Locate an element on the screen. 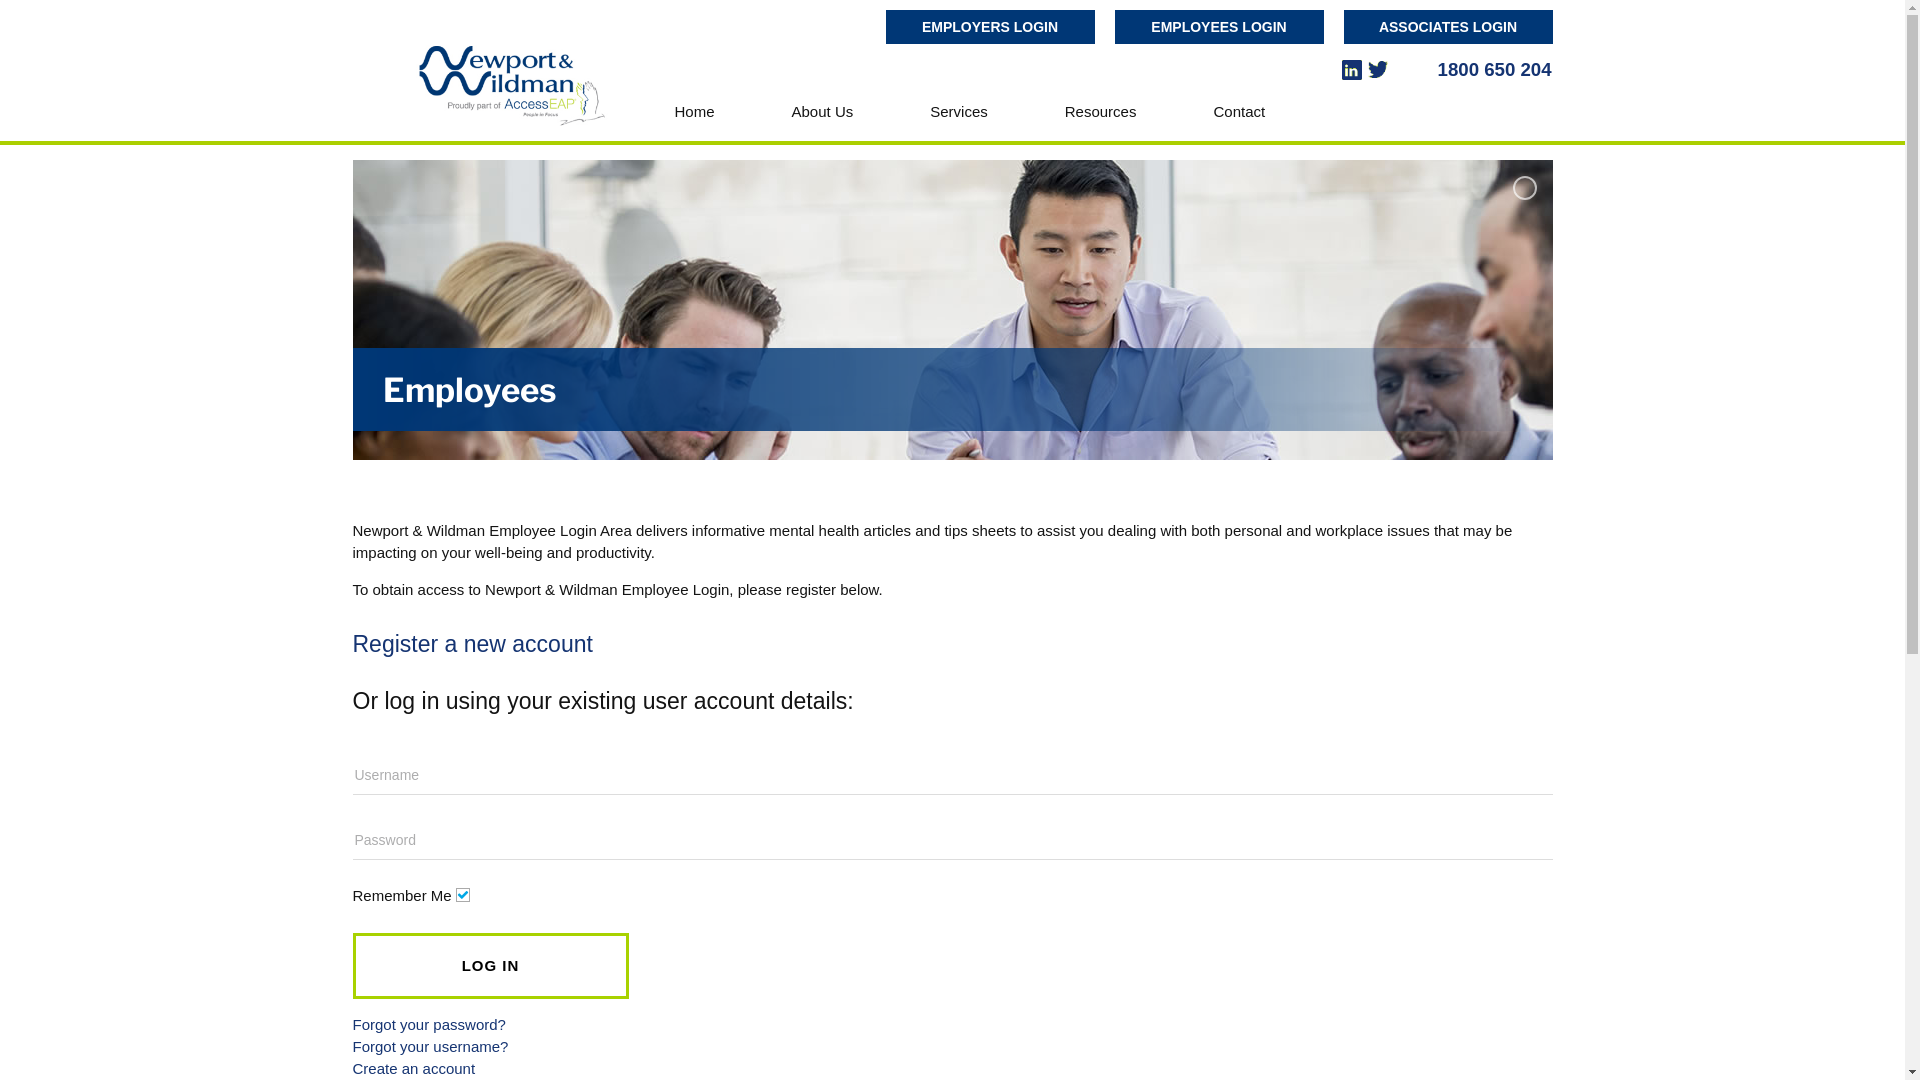 This screenshot has height=1080, width=1920. 'Create an account' is located at coordinates (412, 1067).